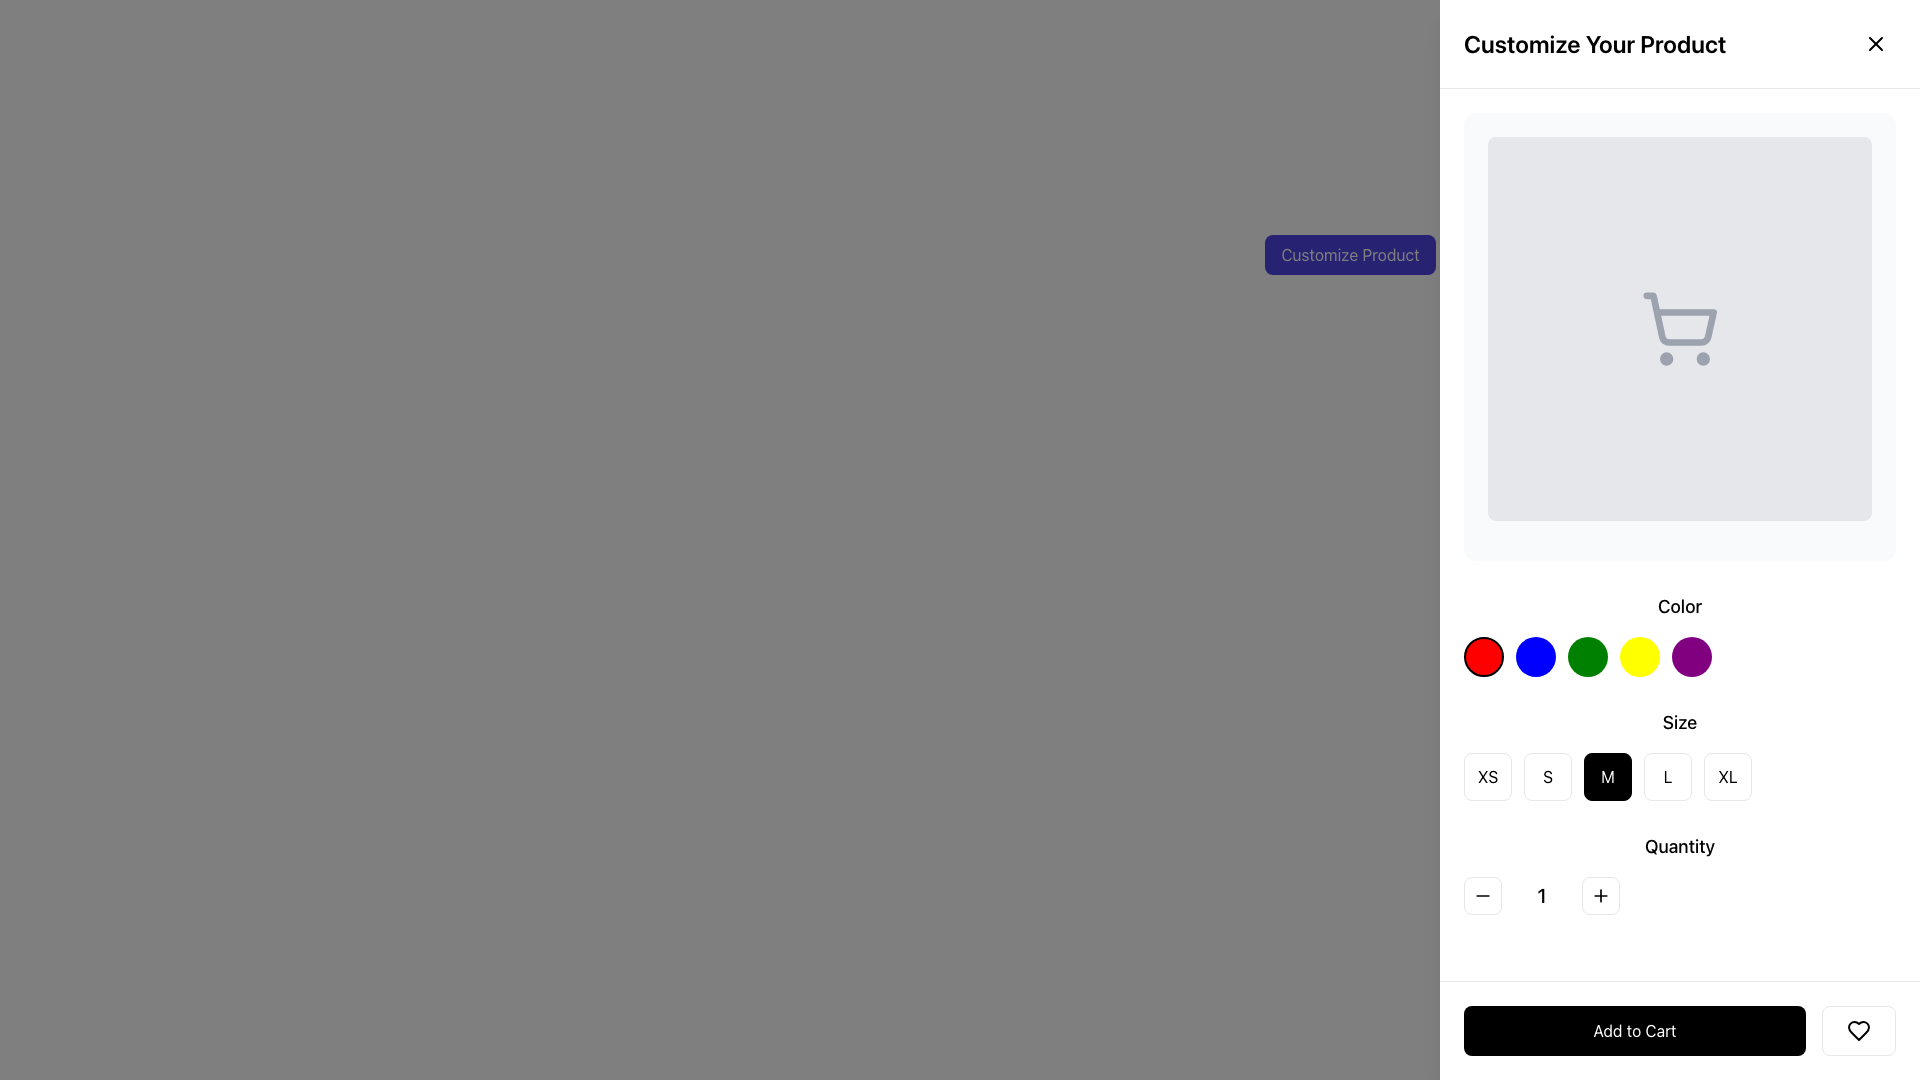  What do you see at coordinates (1857, 1030) in the screenshot?
I see `the favorite or wishlist button located at the bottom-right of the interface` at bounding box center [1857, 1030].